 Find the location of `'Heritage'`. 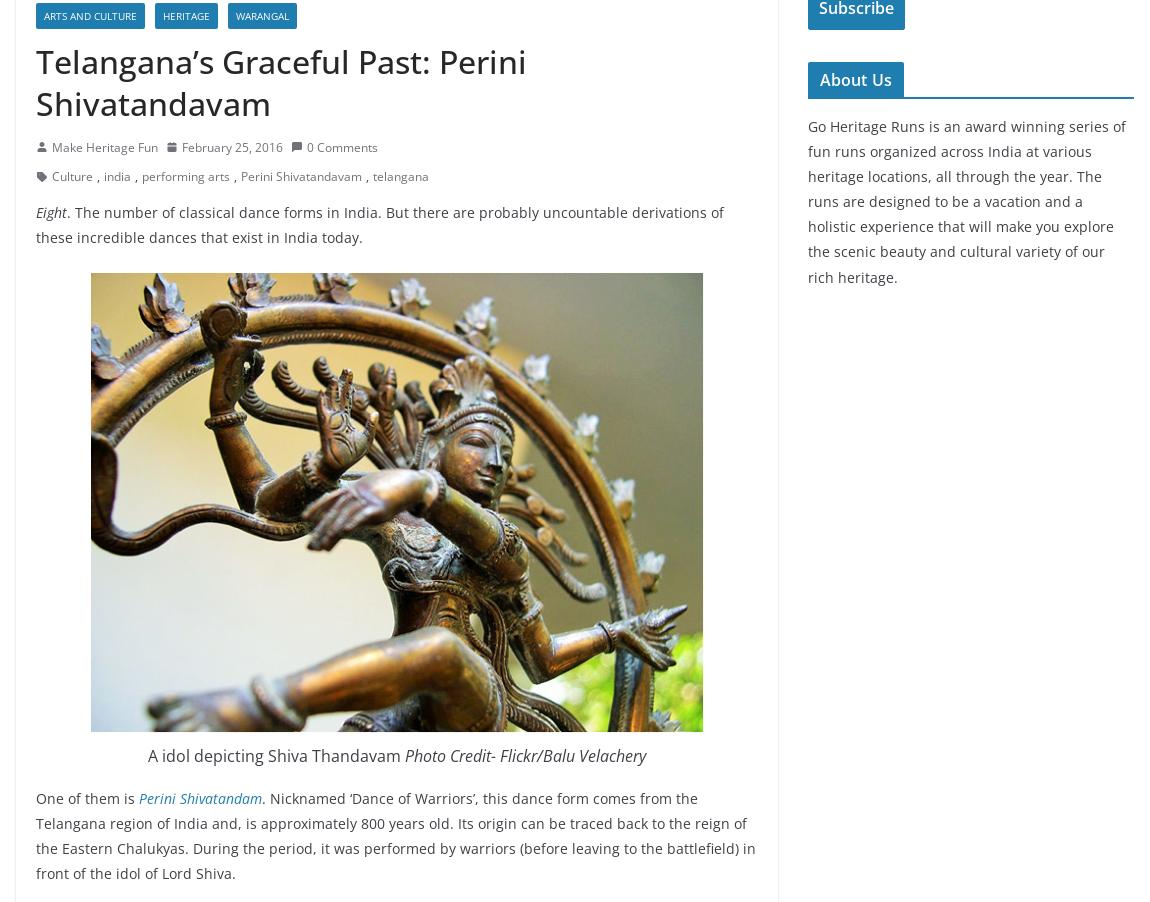

'Heritage' is located at coordinates (161, 14).